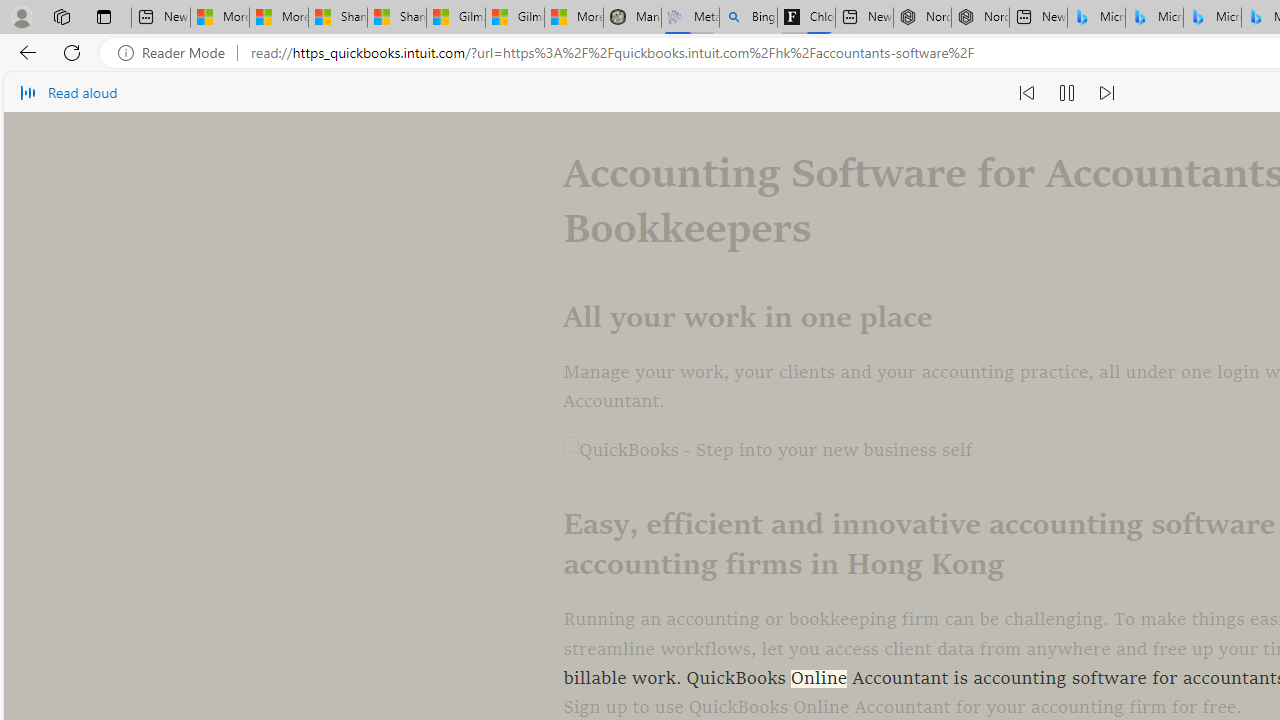 Image resolution: width=1280 pixels, height=720 pixels. Describe the element at coordinates (1026, 92) in the screenshot. I see `'Read previous paragraph'` at that location.